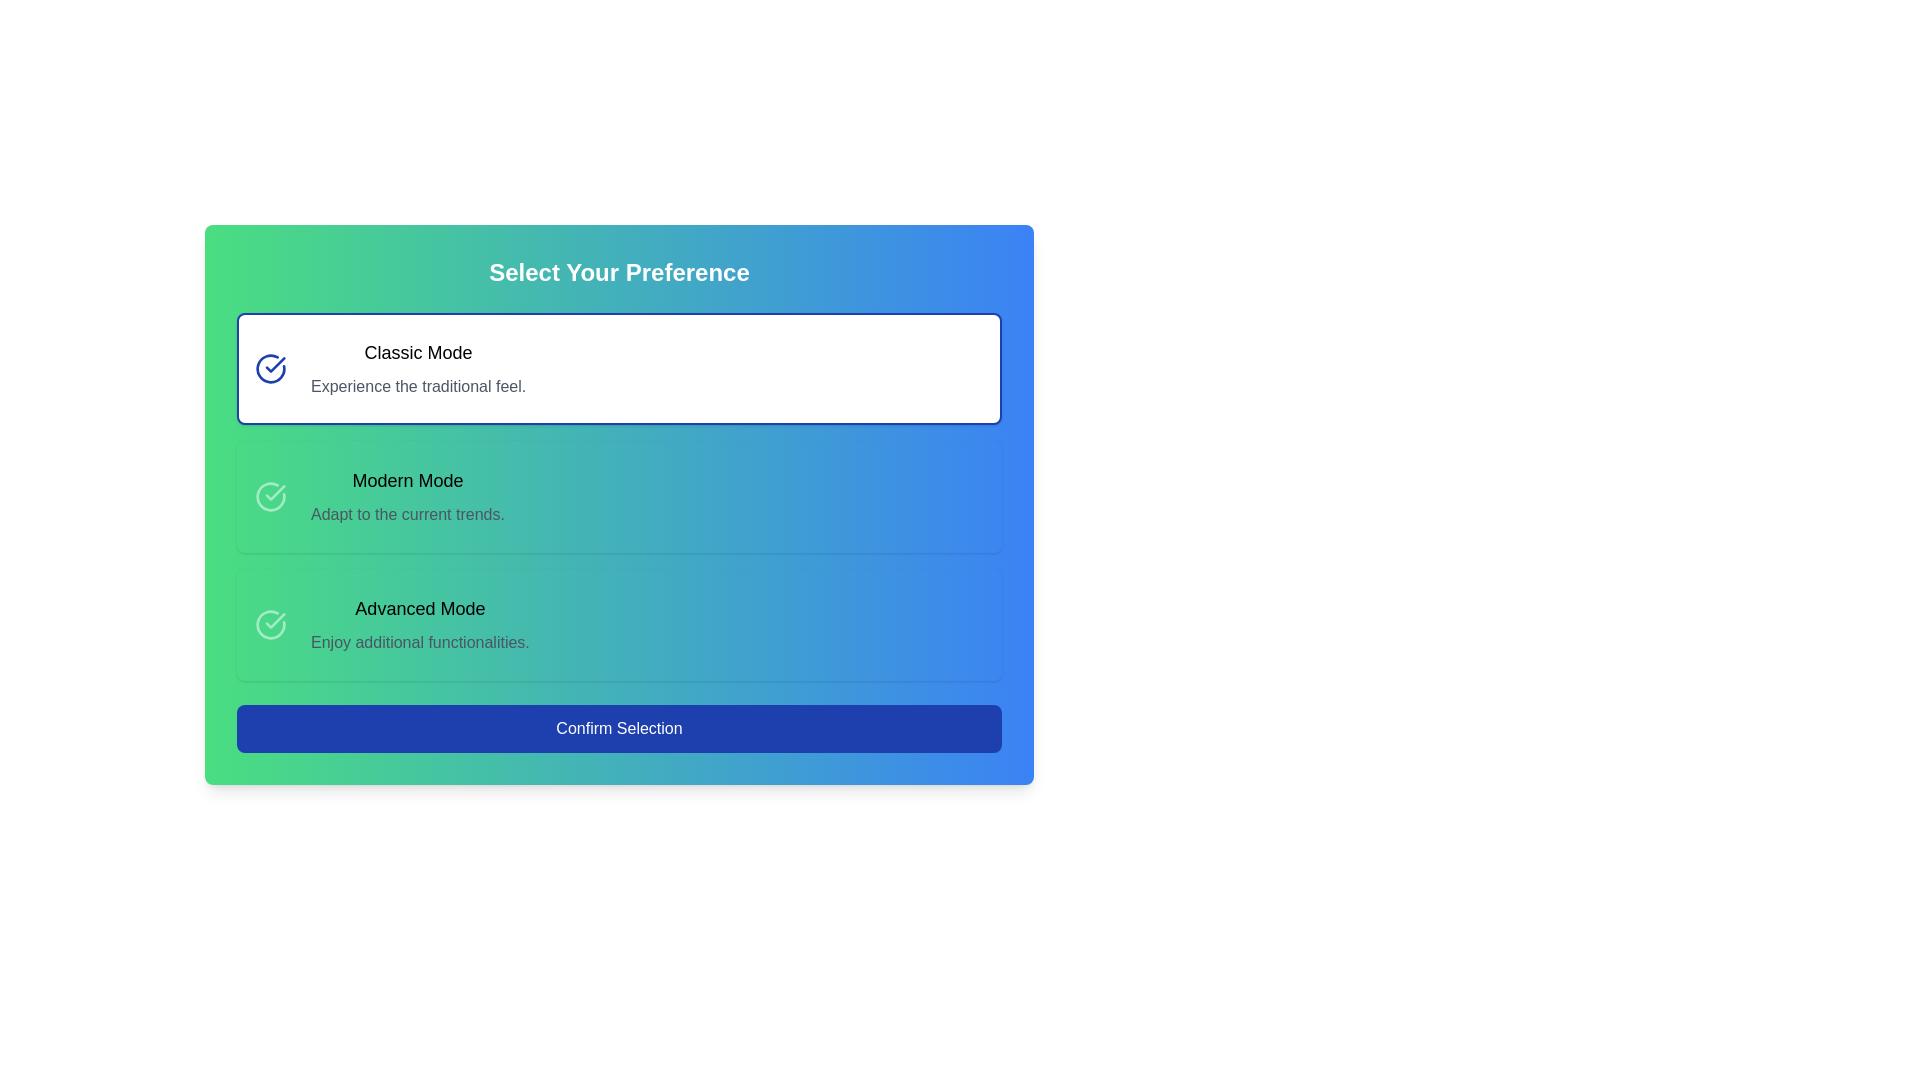 The image size is (1920, 1080). Describe the element at coordinates (618, 623) in the screenshot. I see `the 'Advanced Mode' option card` at that location.